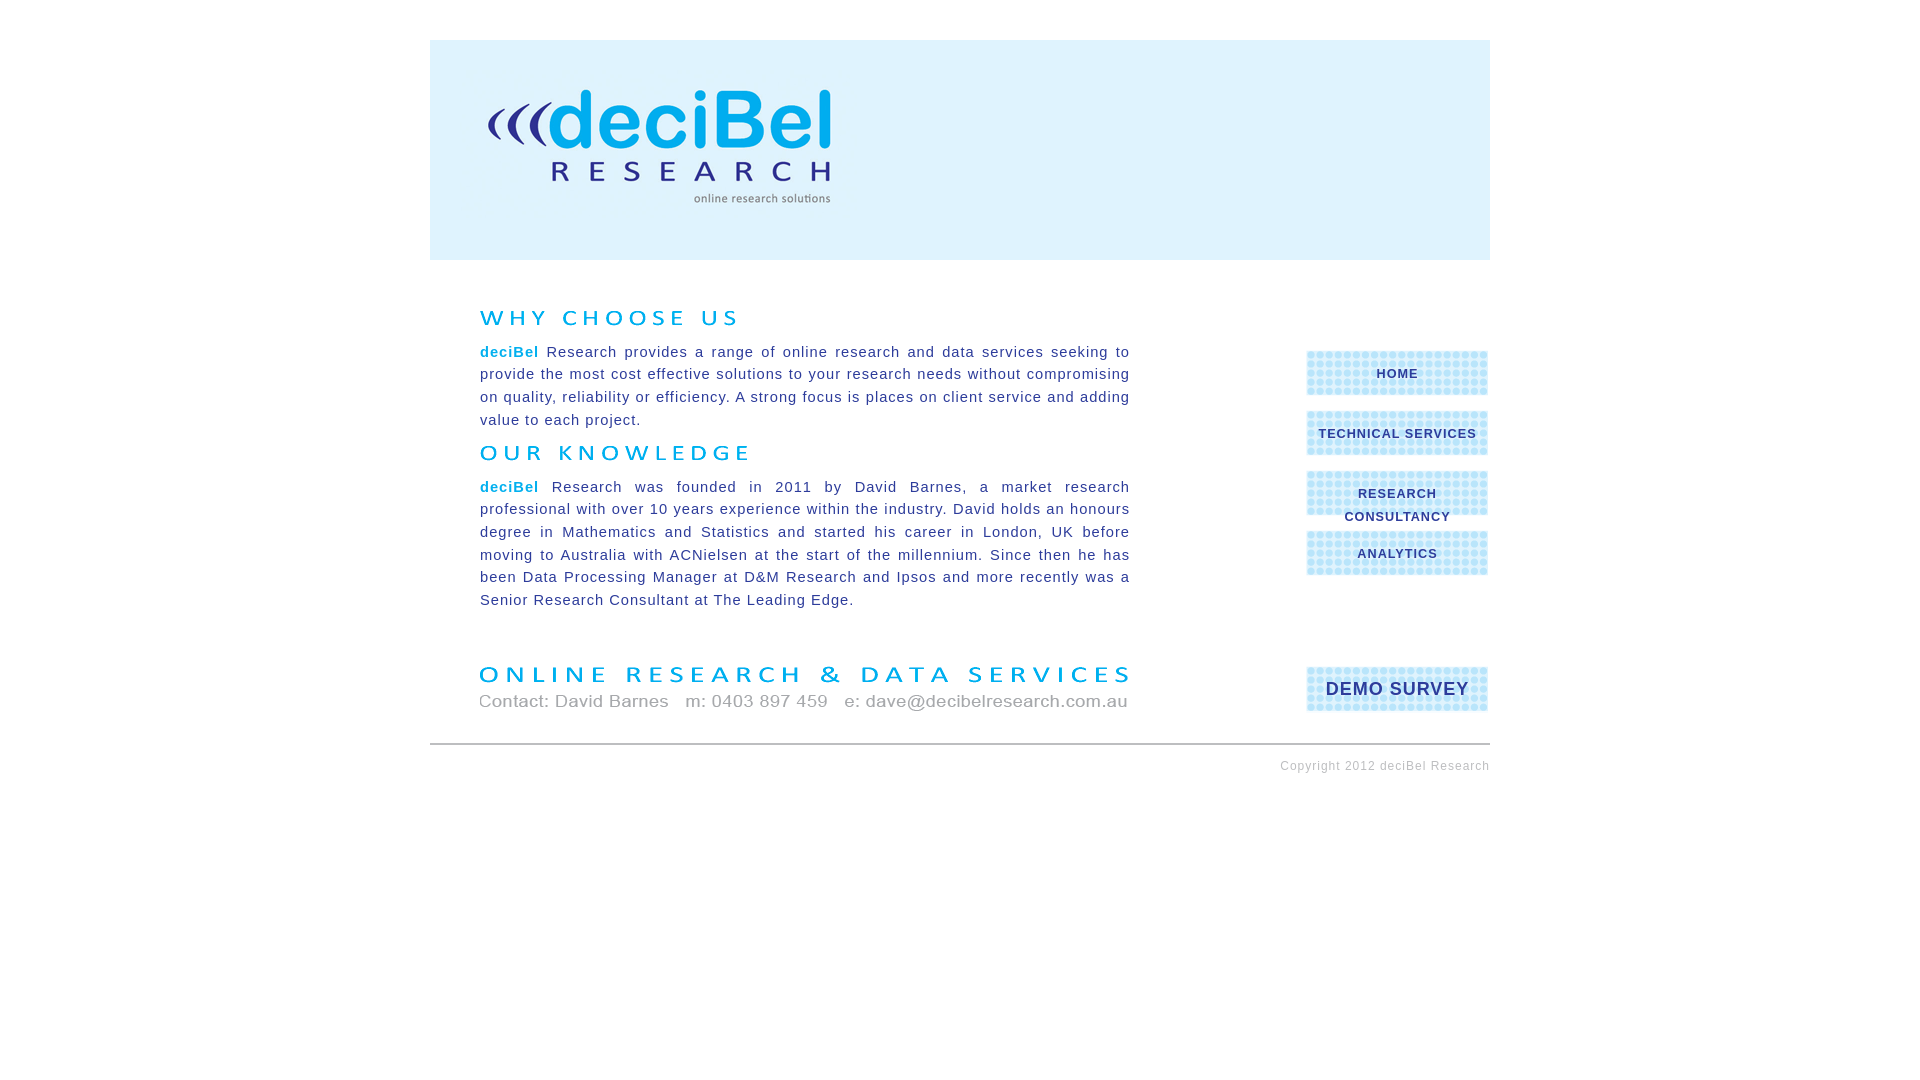 This screenshot has height=1080, width=1920. Describe the element at coordinates (1395, 504) in the screenshot. I see `'RESEARCH CONSULTANCY'` at that location.